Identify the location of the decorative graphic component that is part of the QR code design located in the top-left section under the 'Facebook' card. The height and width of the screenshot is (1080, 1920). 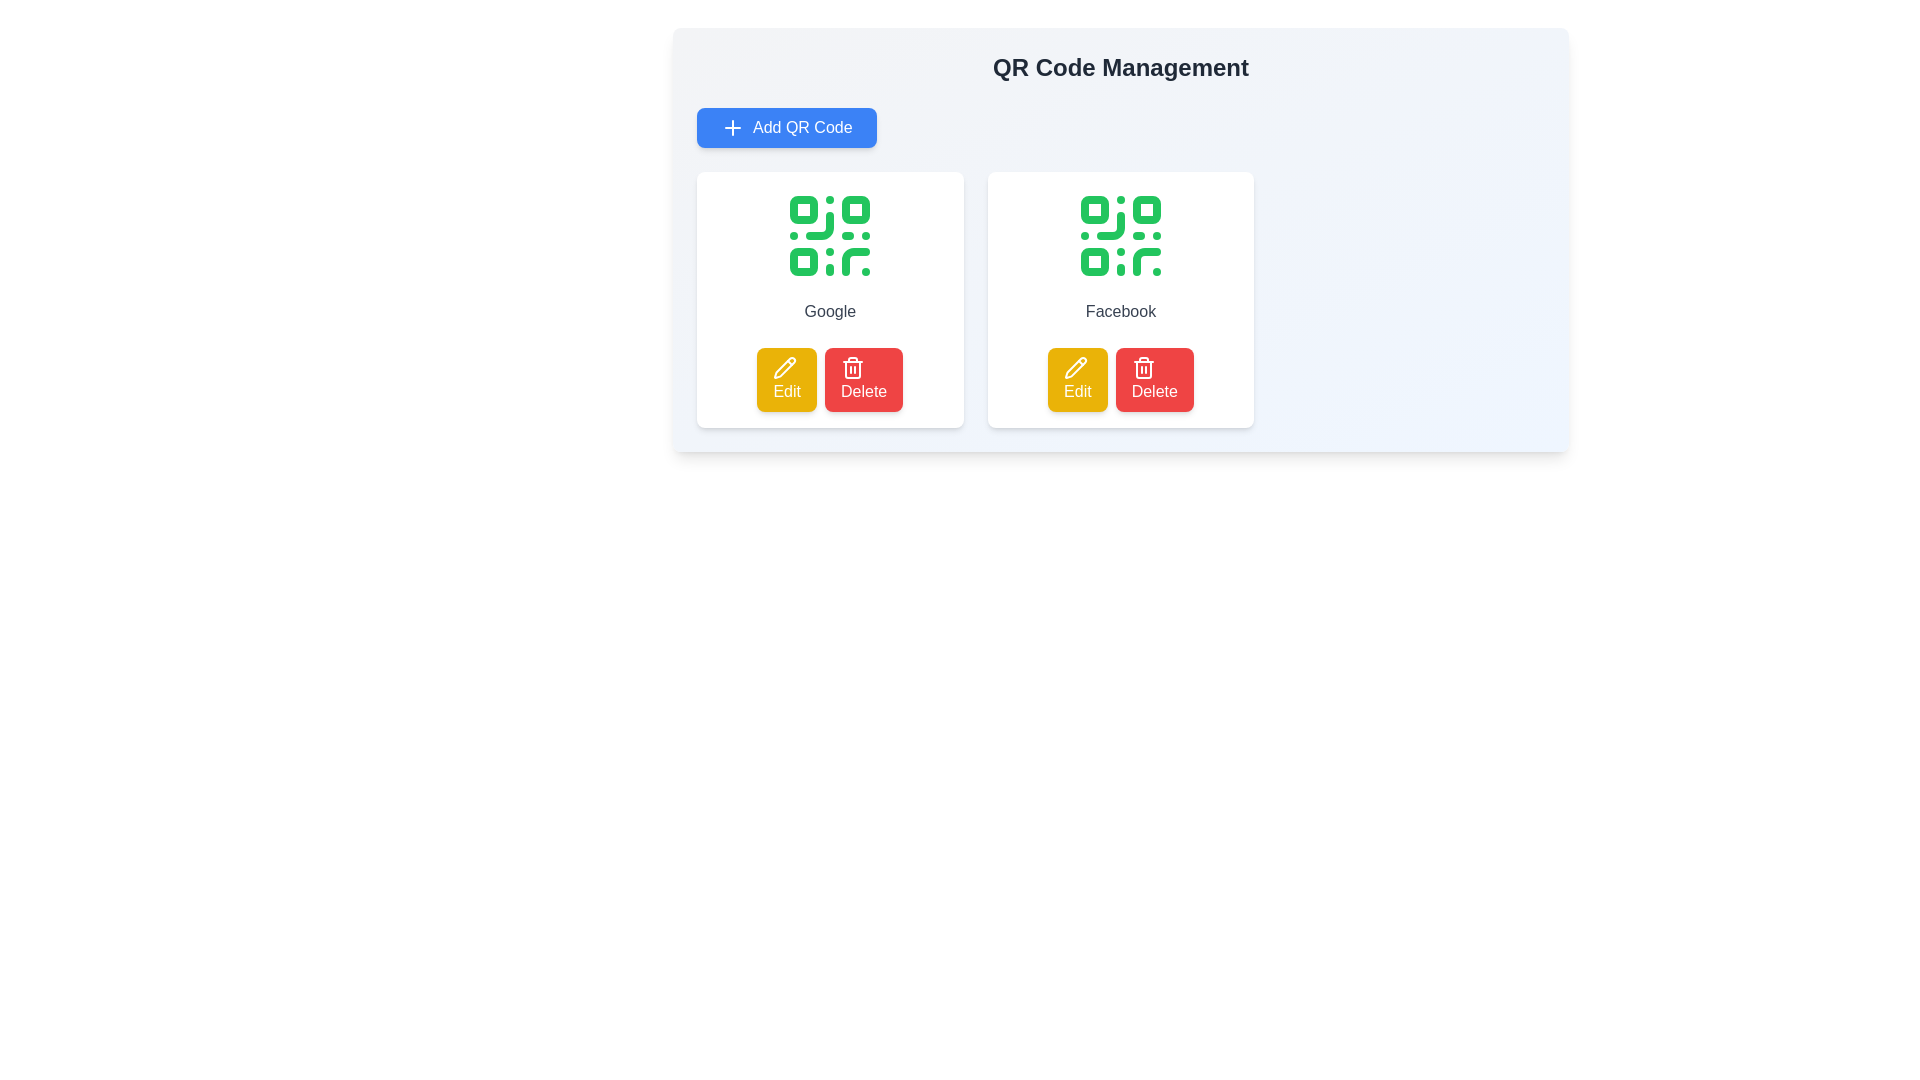
(1093, 209).